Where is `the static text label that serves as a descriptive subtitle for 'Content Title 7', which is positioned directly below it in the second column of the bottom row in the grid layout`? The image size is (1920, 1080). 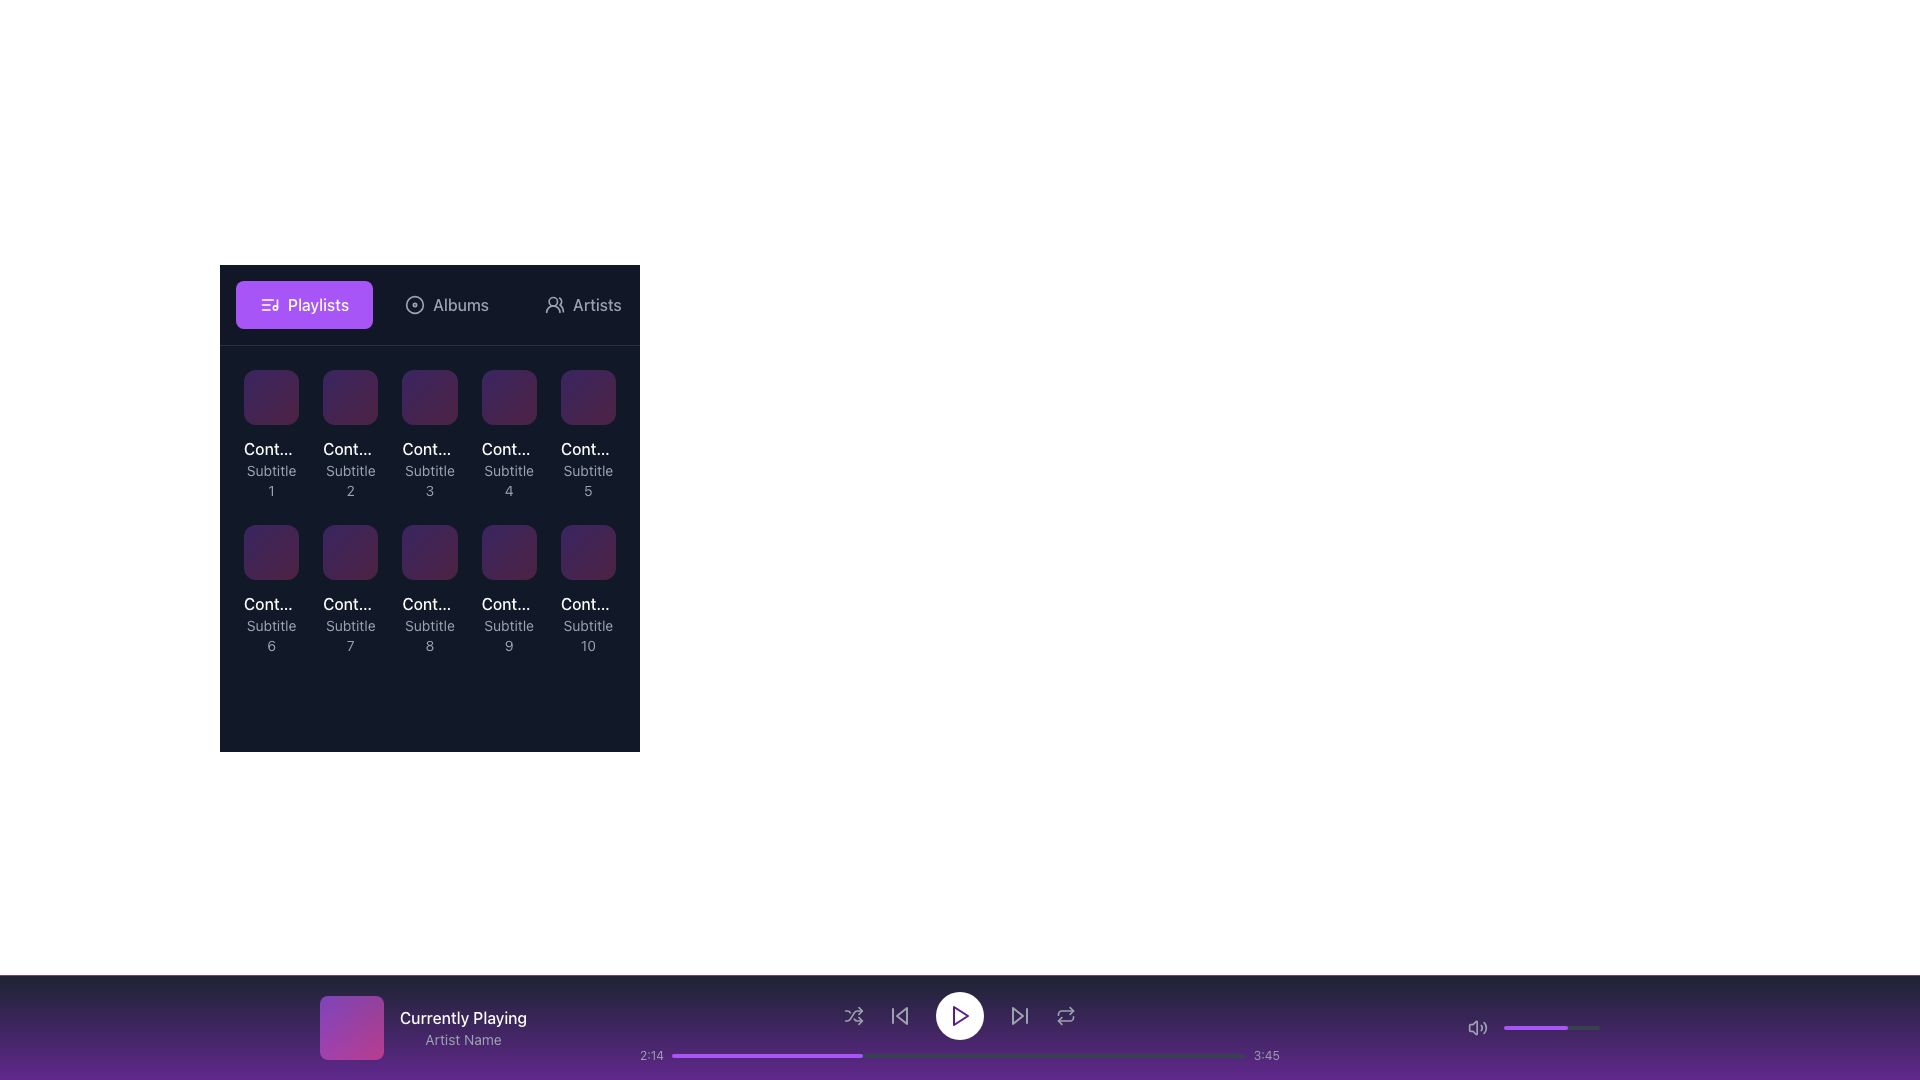
the static text label that serves as a descriptive subtitle for 'Content Title 7', which is positioned directly below it in the second column of the bottom row in the grid layout is located at coordinates (350, 636).